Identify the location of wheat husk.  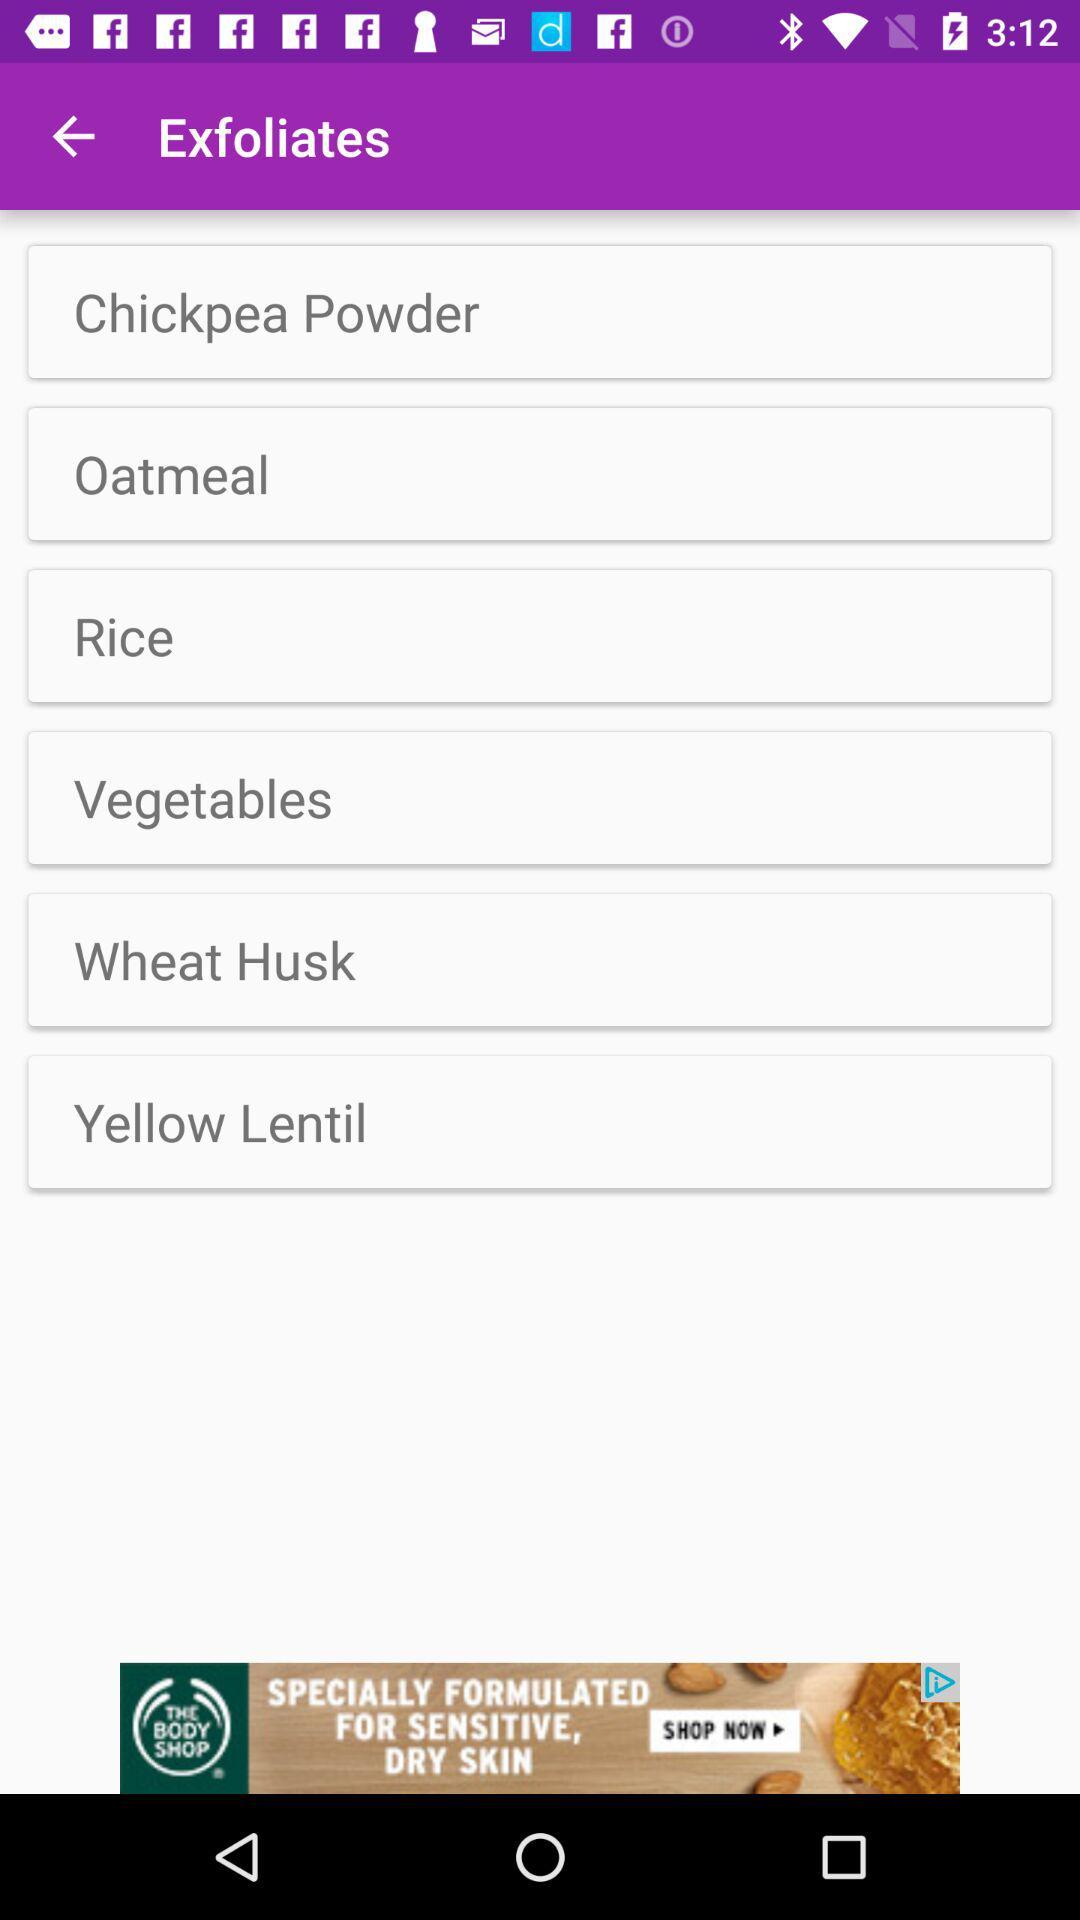
(540, 960).